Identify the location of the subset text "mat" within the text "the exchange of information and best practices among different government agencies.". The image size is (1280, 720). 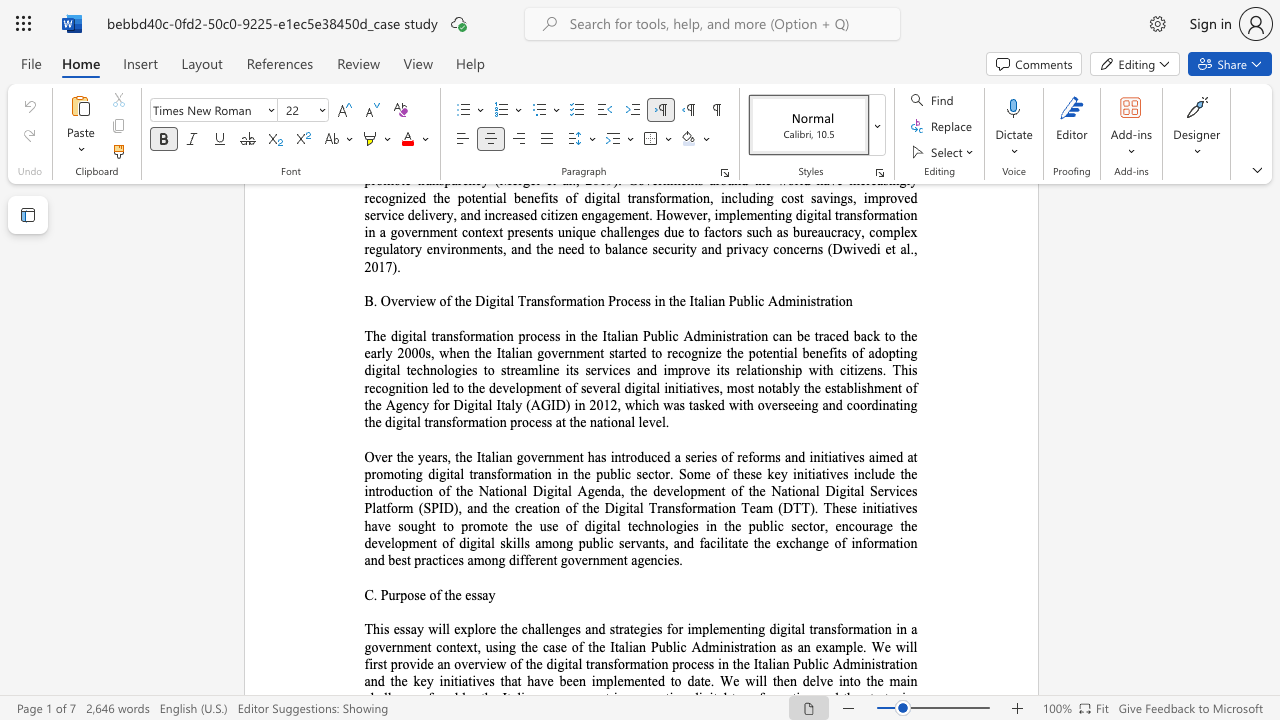
(878, 543).